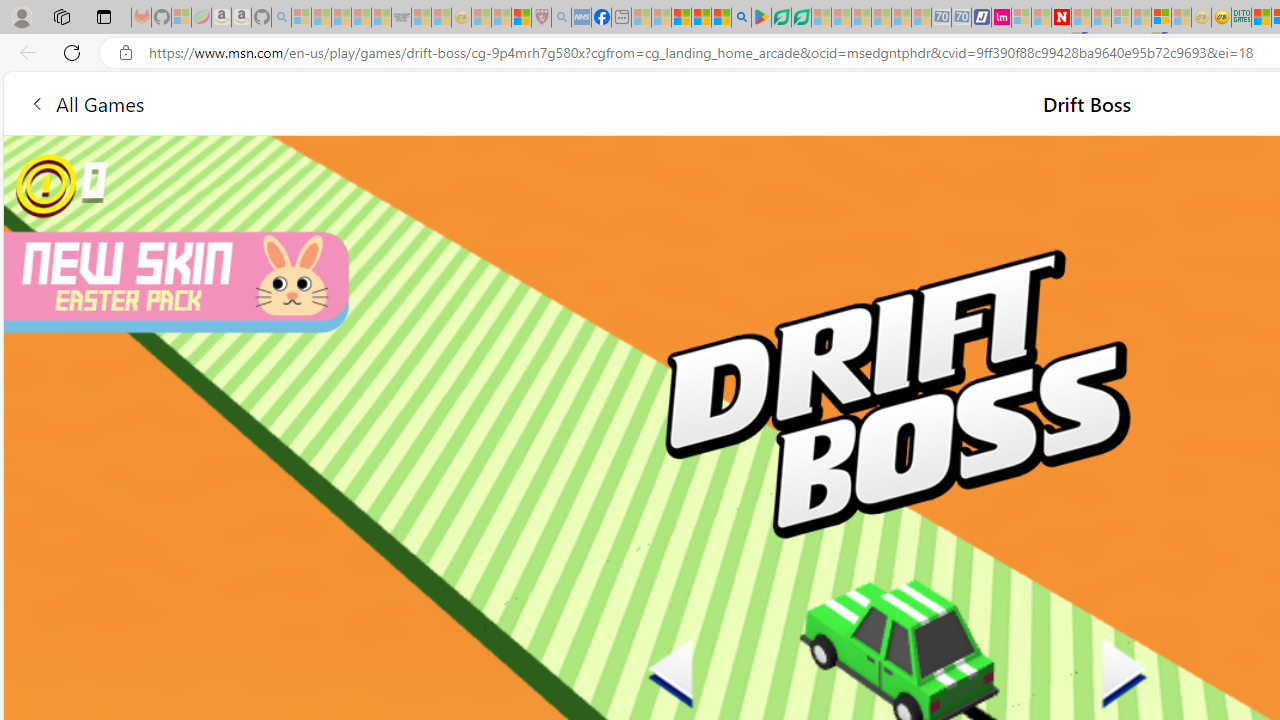  Describe the element at coordinates (481, 17) in the screenshot. I see `'Recipes - MSN - Sleeping'` at that location.